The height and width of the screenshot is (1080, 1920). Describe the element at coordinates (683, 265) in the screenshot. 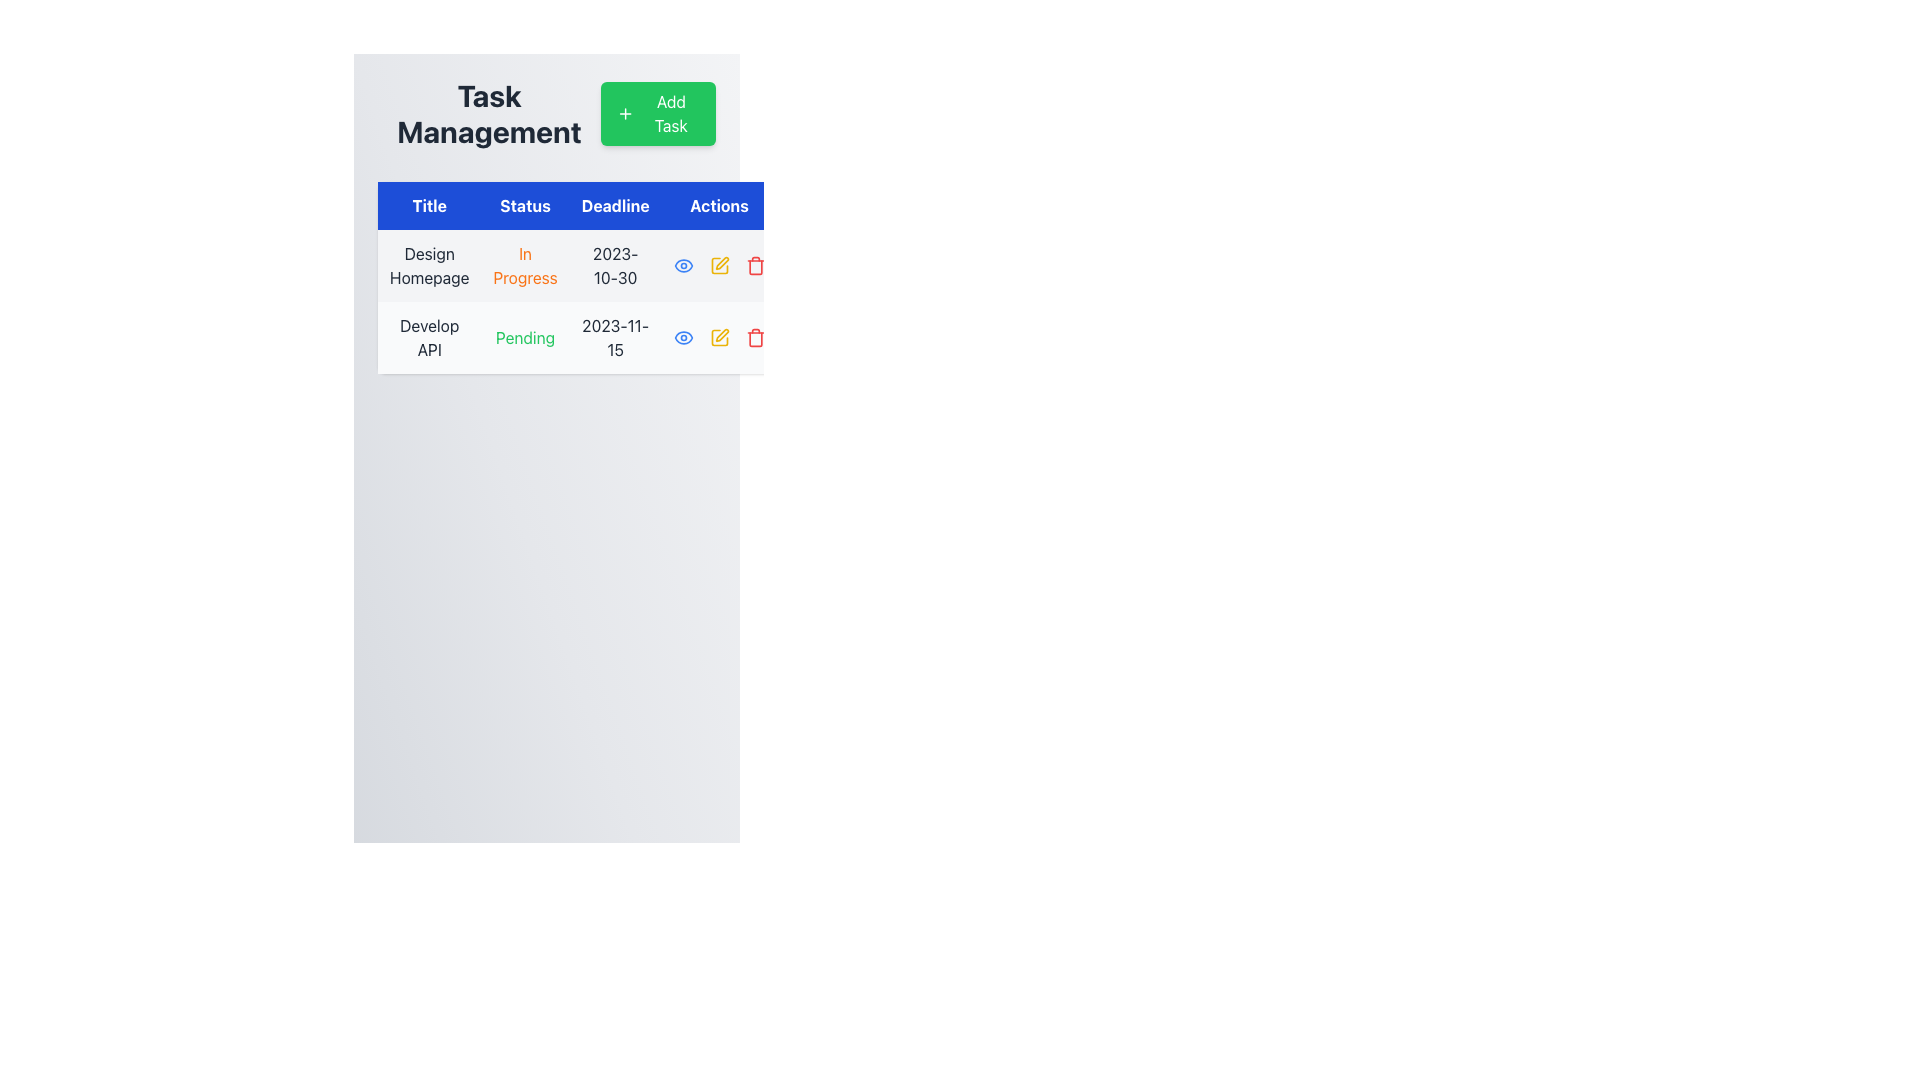

I see `the elliptical outline part of the eye icon in the 'Actions' column adjacent to the 'Develop API' task row` at that location.